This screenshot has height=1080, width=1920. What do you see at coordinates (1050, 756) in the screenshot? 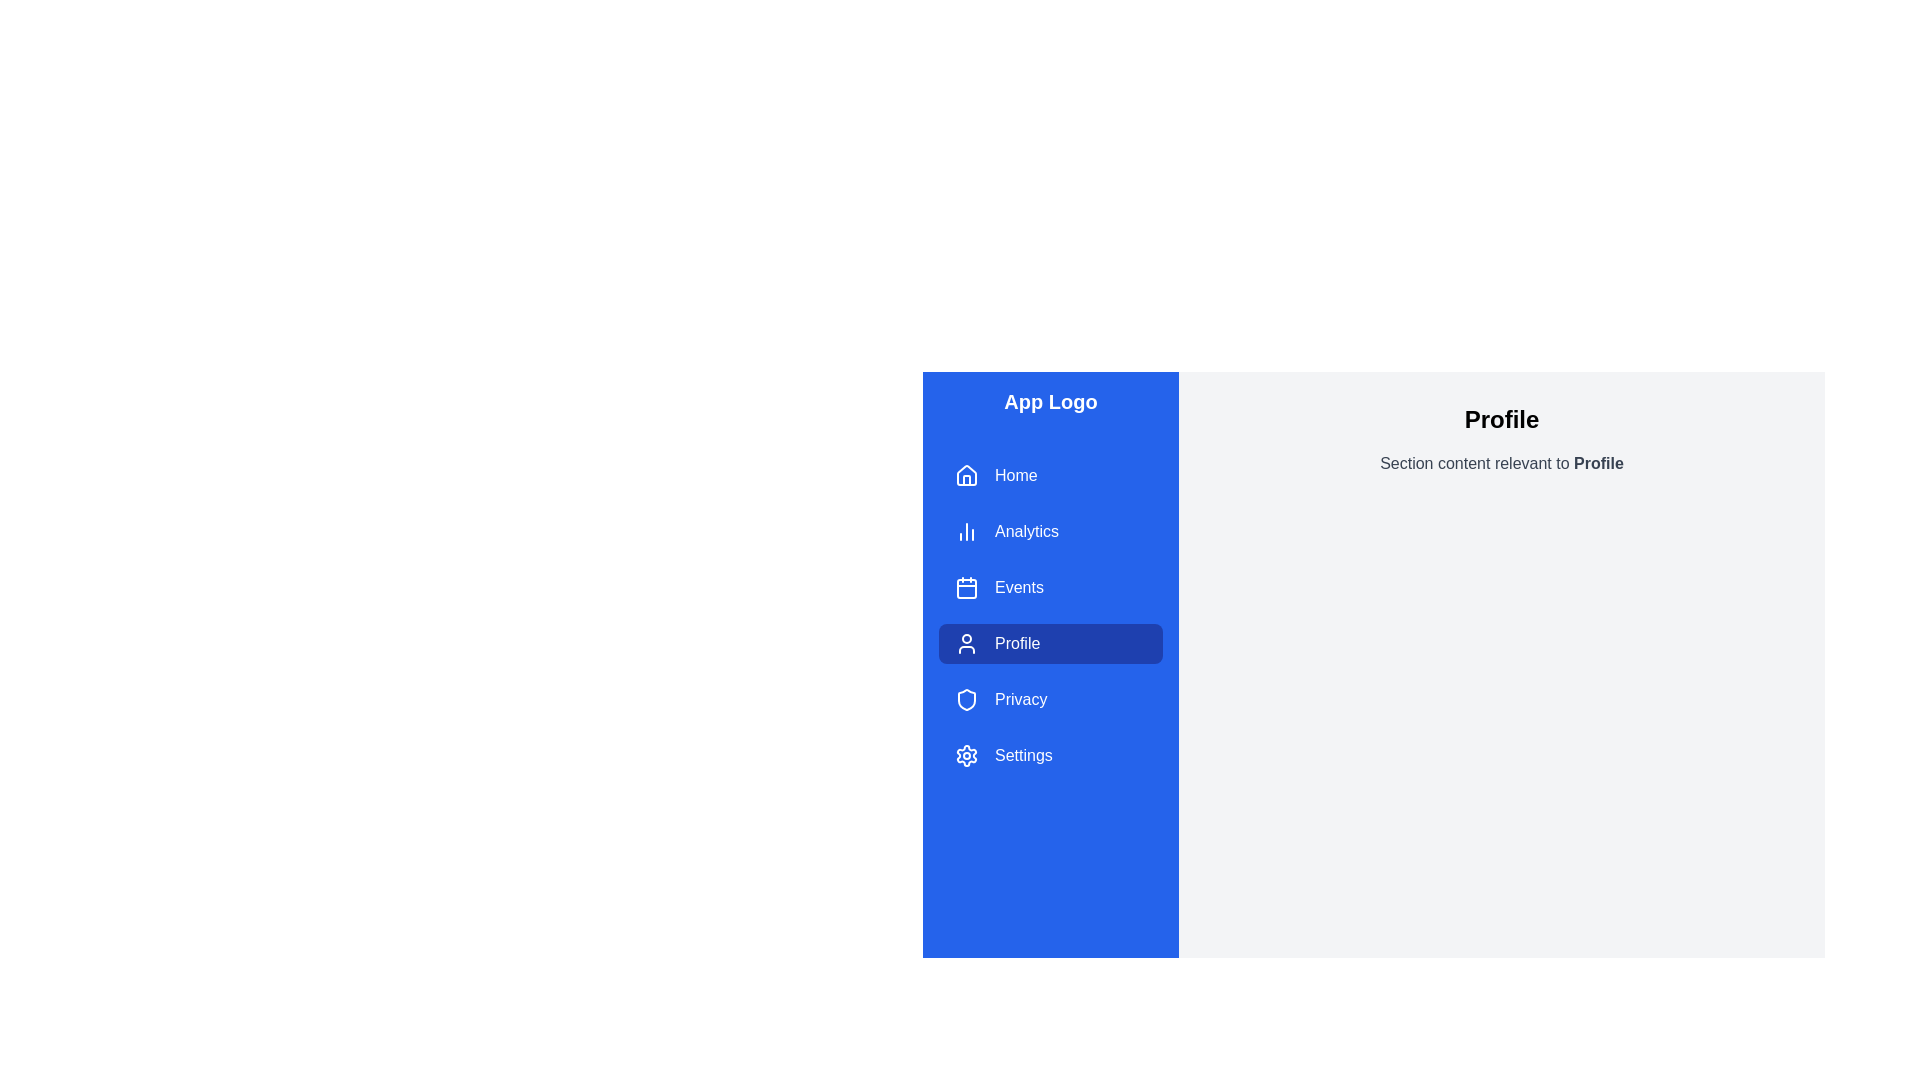
I see `the 'Settings' button in the vertical navigation menu for keyboard navigation` at bounding box center [1050, 756].